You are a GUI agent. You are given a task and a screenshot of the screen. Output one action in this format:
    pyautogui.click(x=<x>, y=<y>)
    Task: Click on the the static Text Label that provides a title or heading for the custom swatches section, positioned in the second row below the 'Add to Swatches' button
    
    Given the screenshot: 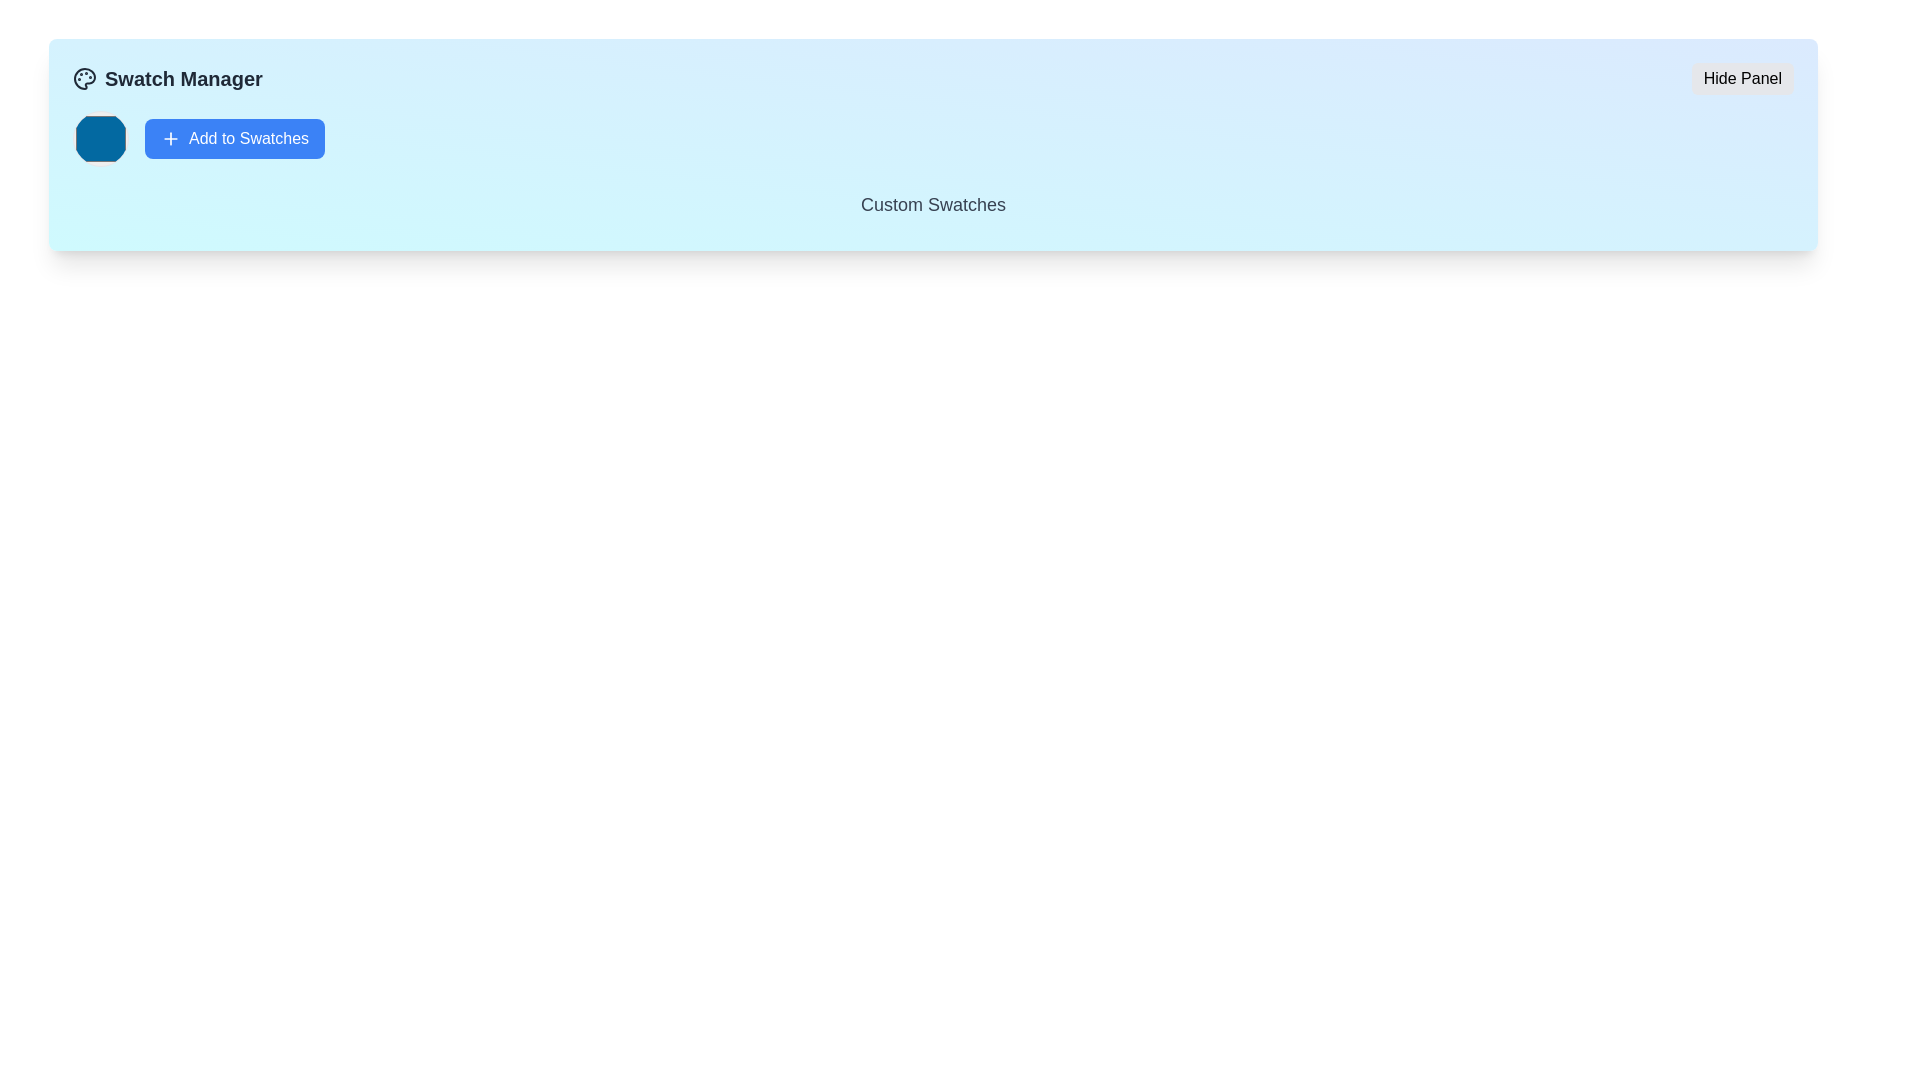 What is the action you would take?
    pyautogui.click(x=932, y=204)
    